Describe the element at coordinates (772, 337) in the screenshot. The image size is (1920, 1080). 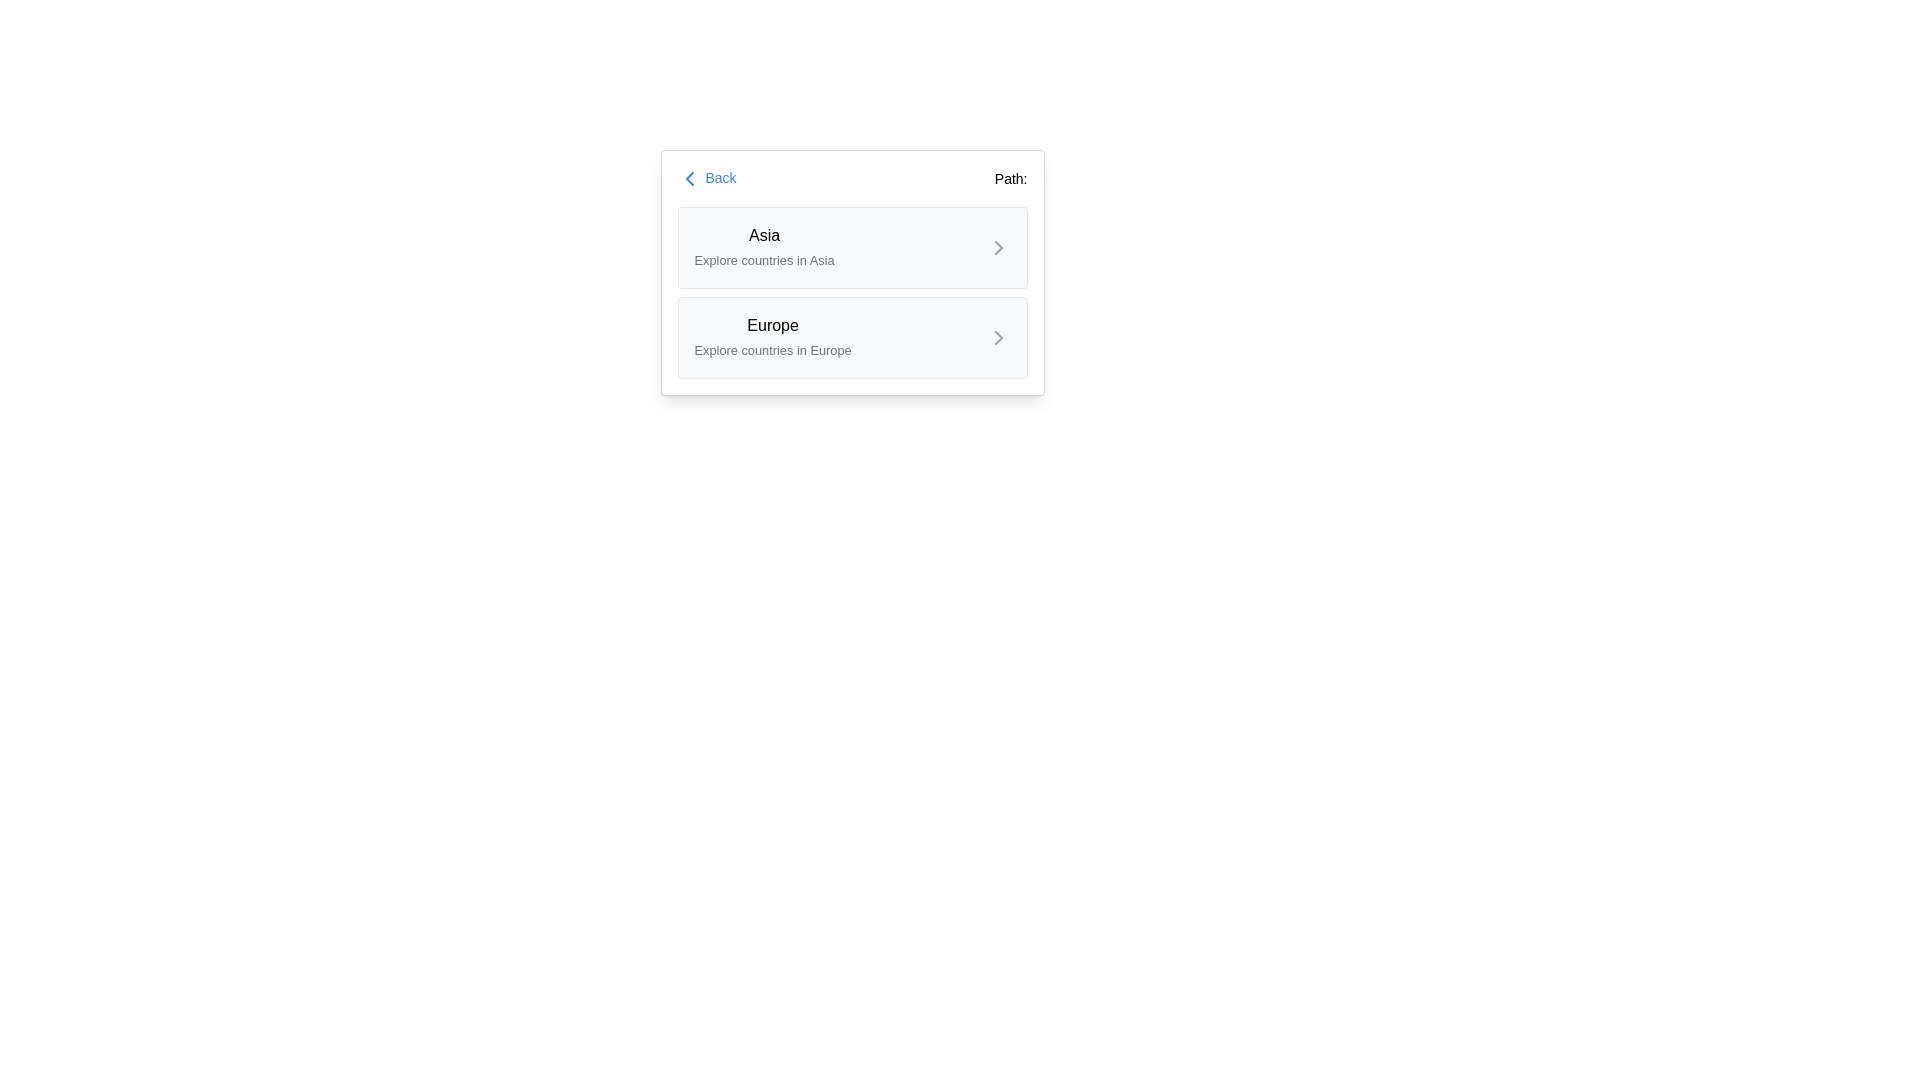
I see `information from the selectable option for navigating to the section dedicated to exploring countries in Europe, which is the second item in a vertically-aligned list of selectable regions` at that location.